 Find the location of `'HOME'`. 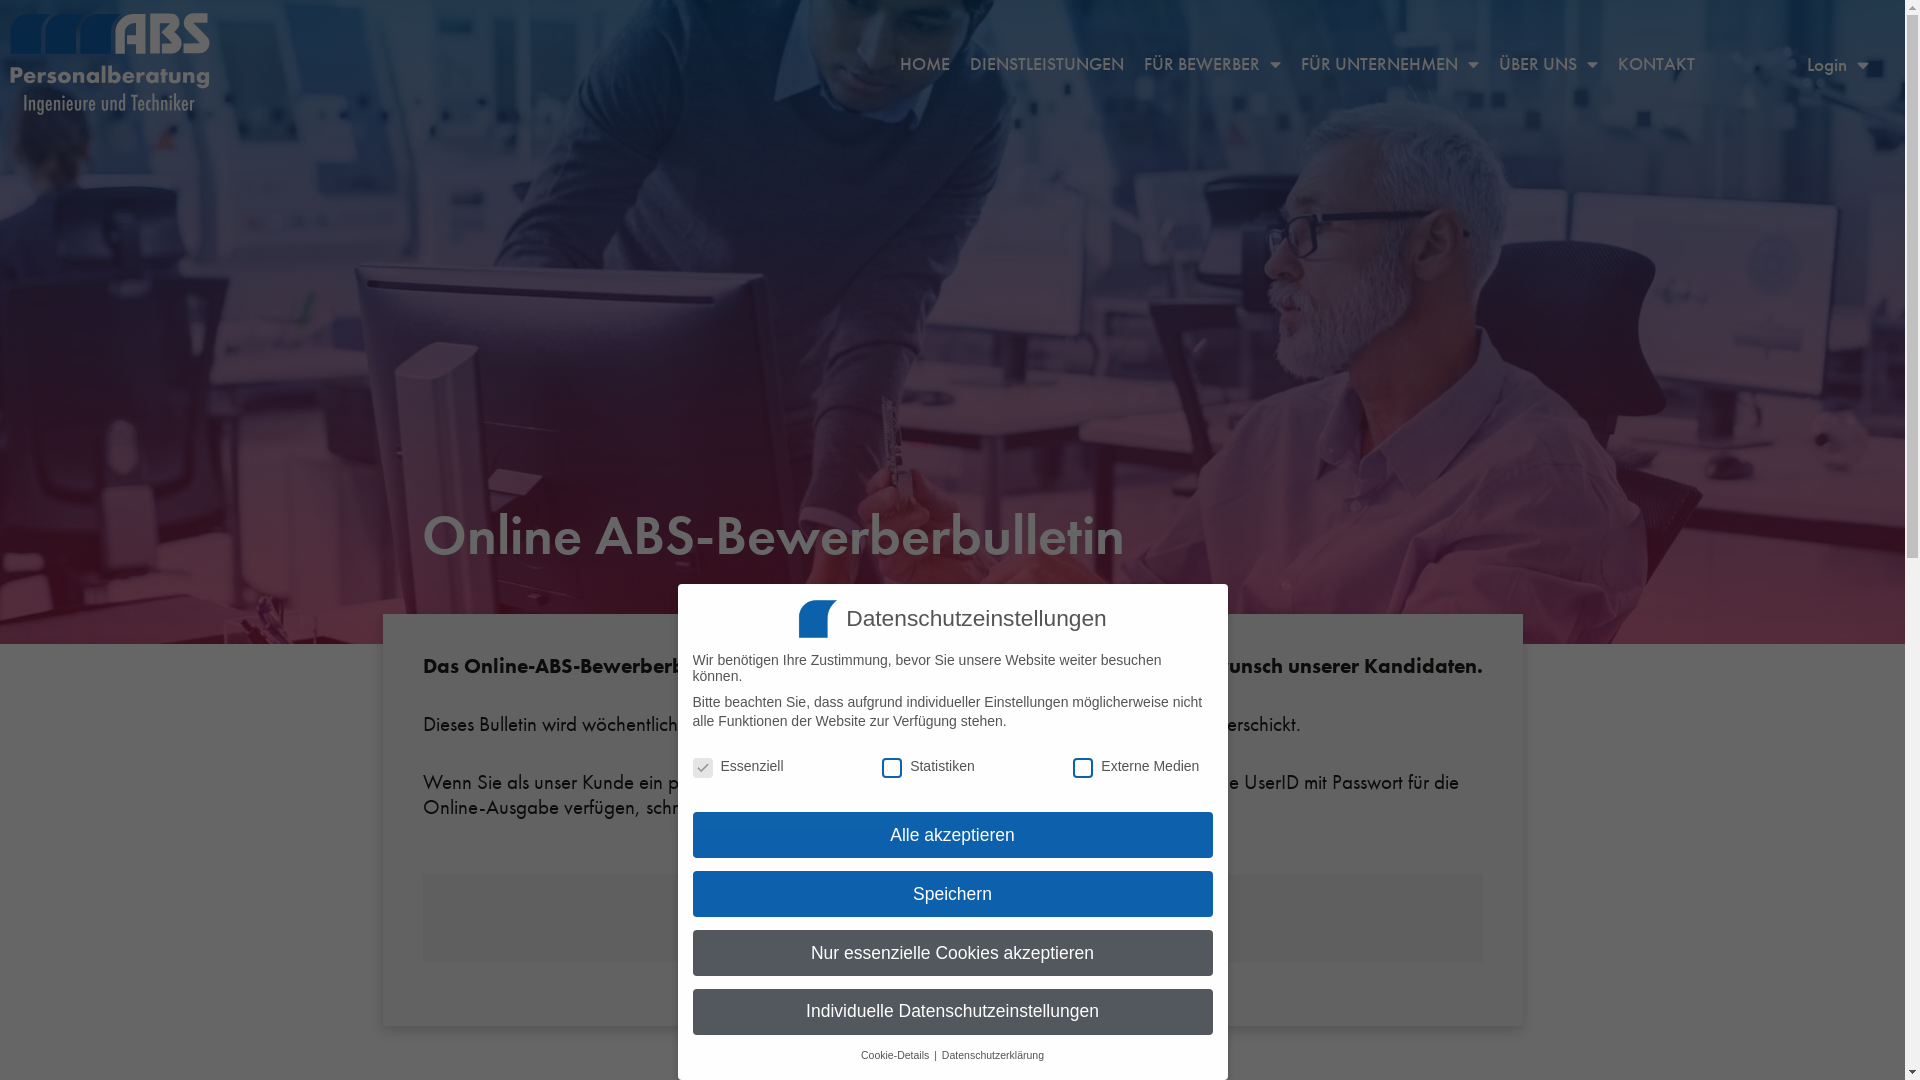

'HOME' is located at coordinates (924, 63).